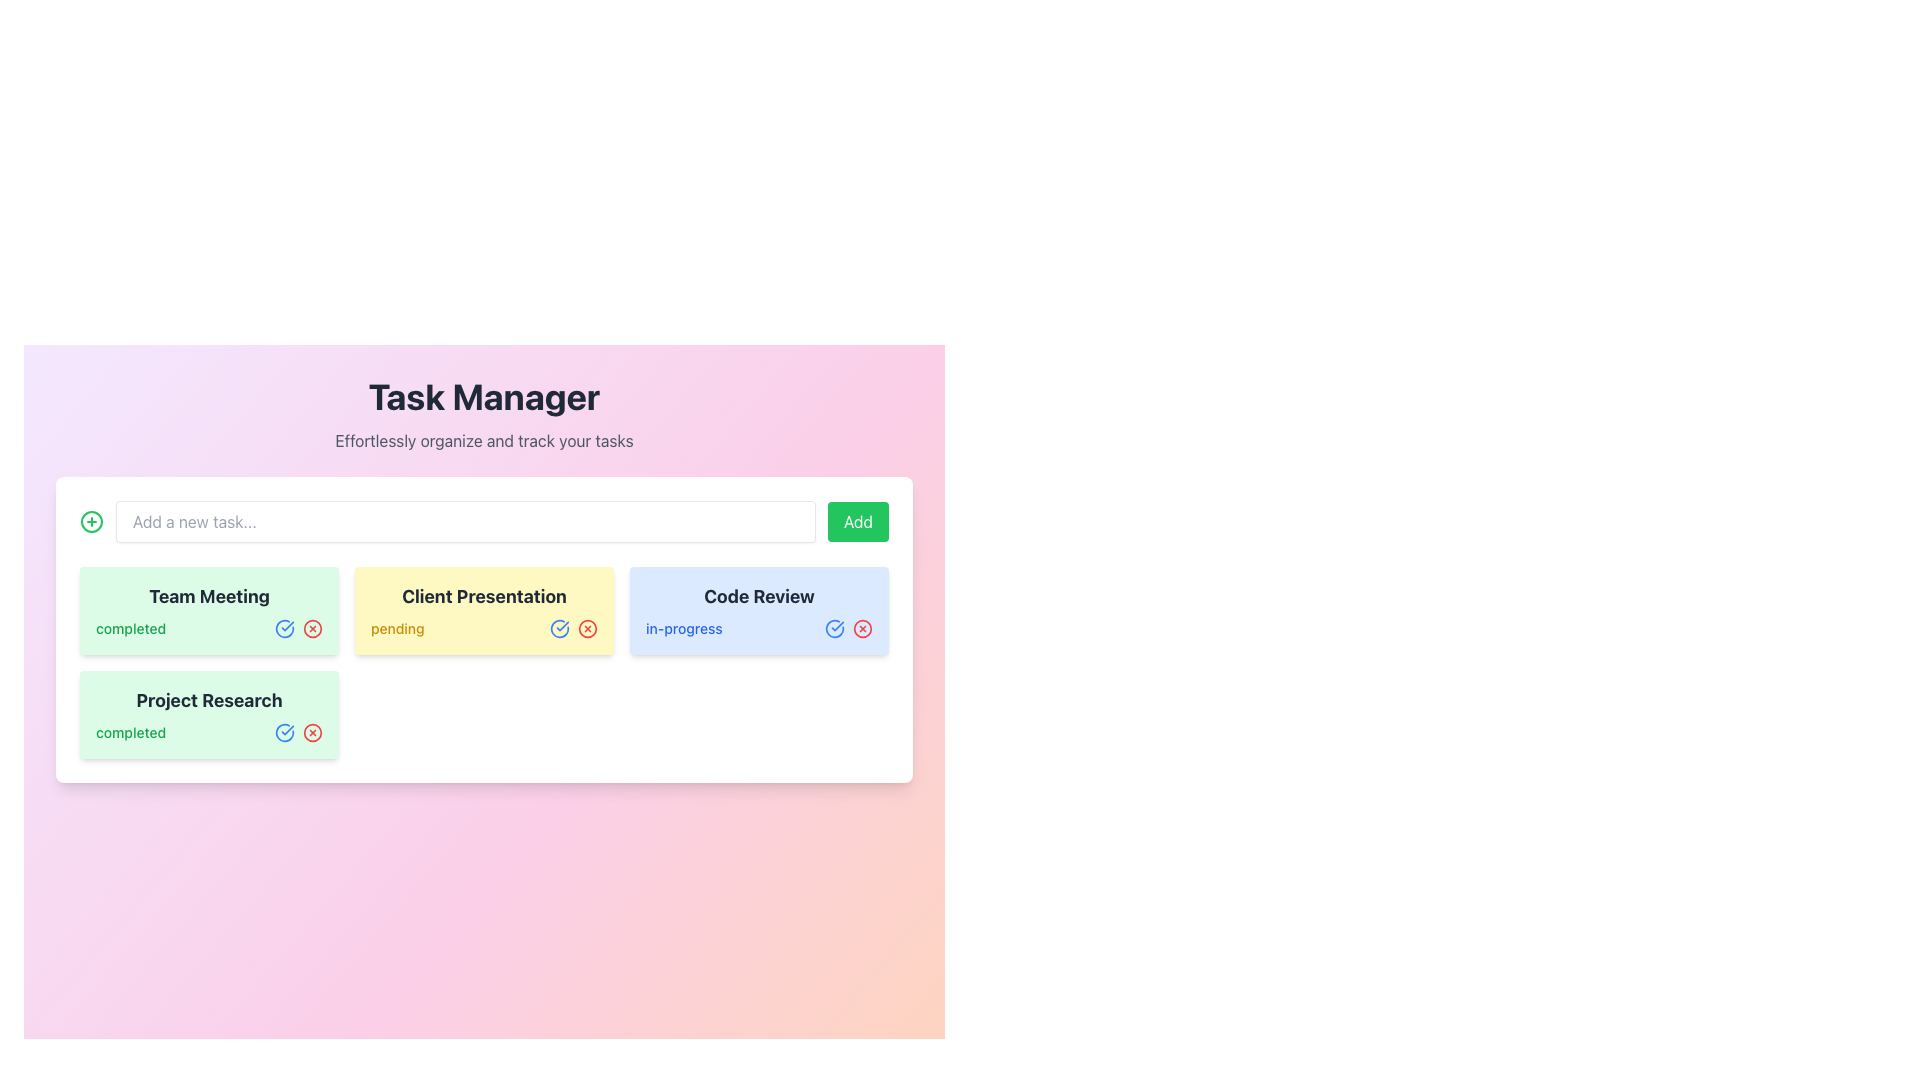 Image resolution: width=1920 pixels, height=1080 pixels. Describe the element at coordinates (849, 627) in the screenshot. I see `the icon grouping (Action group) located to the right of the 'in-progress' label in the 'Code Review' task section` at that location.